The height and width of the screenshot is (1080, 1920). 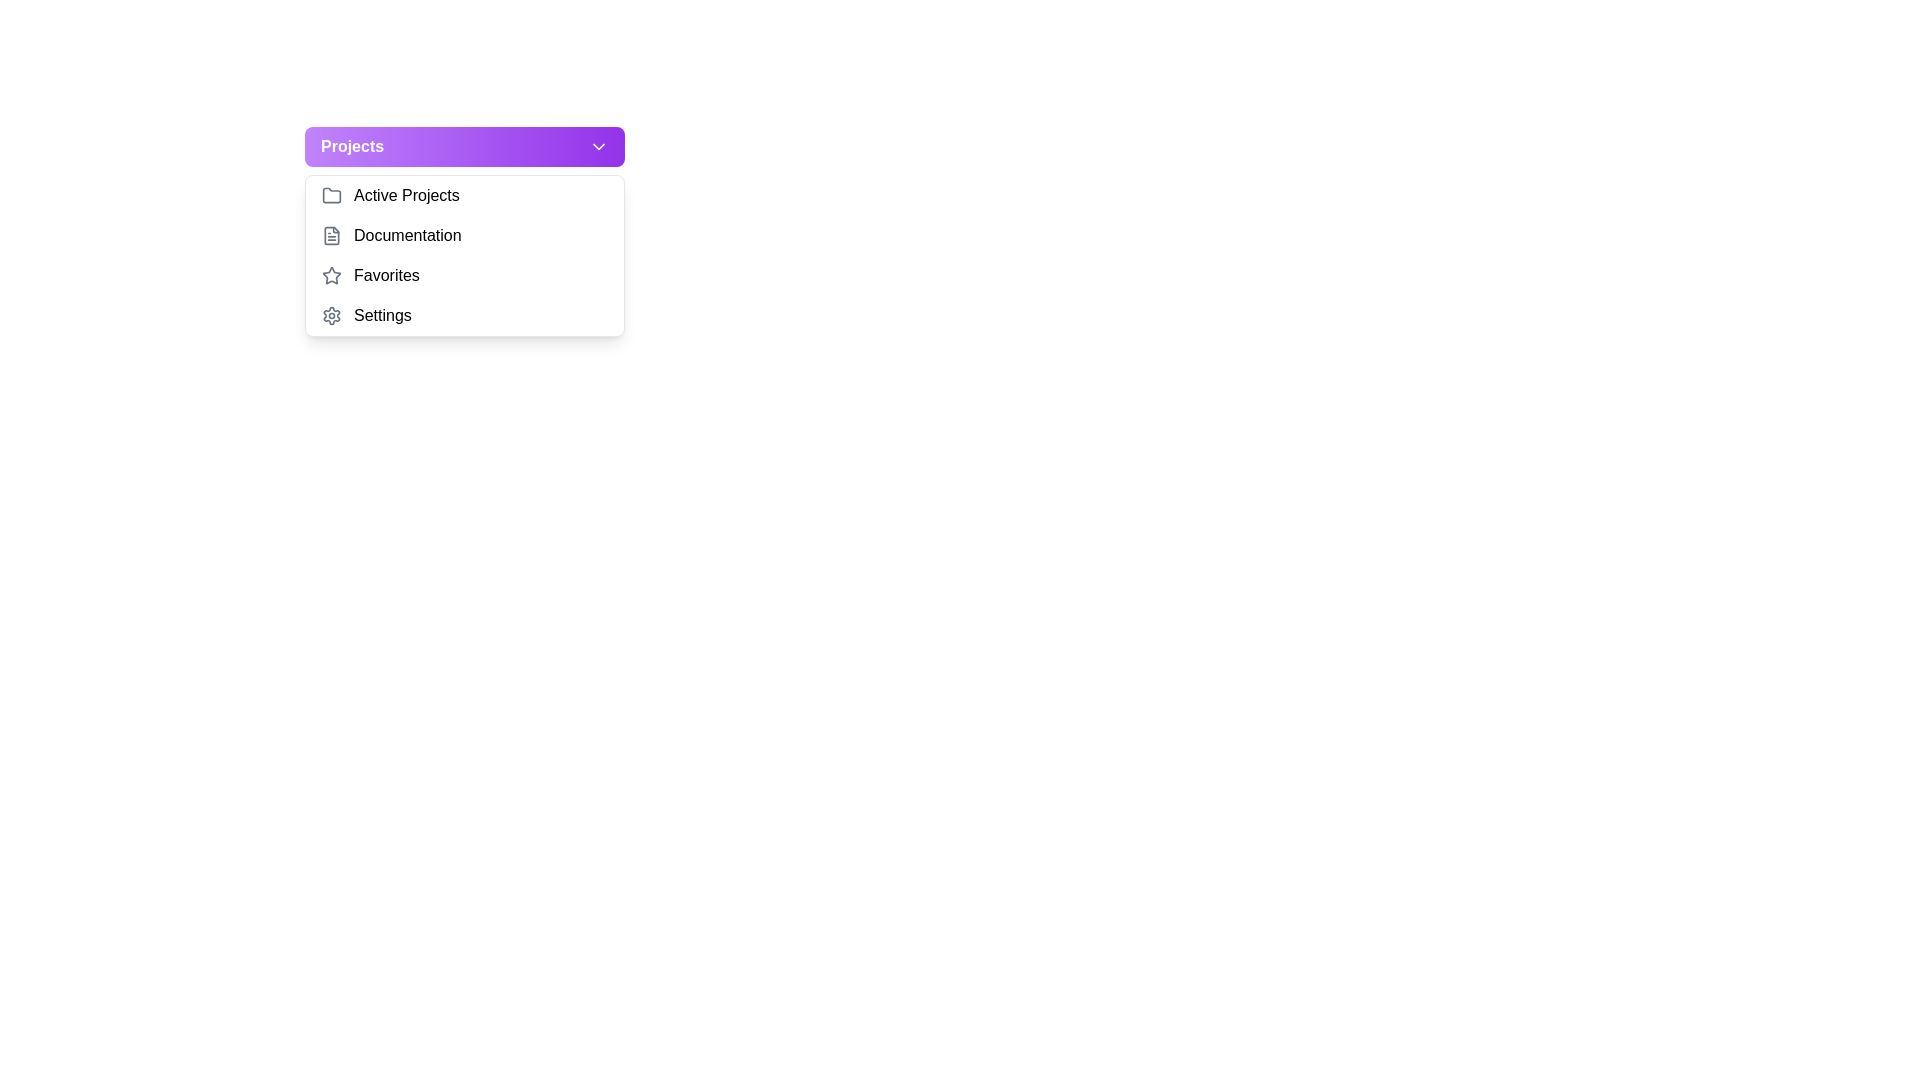 What do you see at coordinates (331, 275) in the screenshot?
I see `the star icon located to the left of the 'Favorites' text in the menu dropdown, which signifies rating or favorite features` at bounding box center [331, 275].